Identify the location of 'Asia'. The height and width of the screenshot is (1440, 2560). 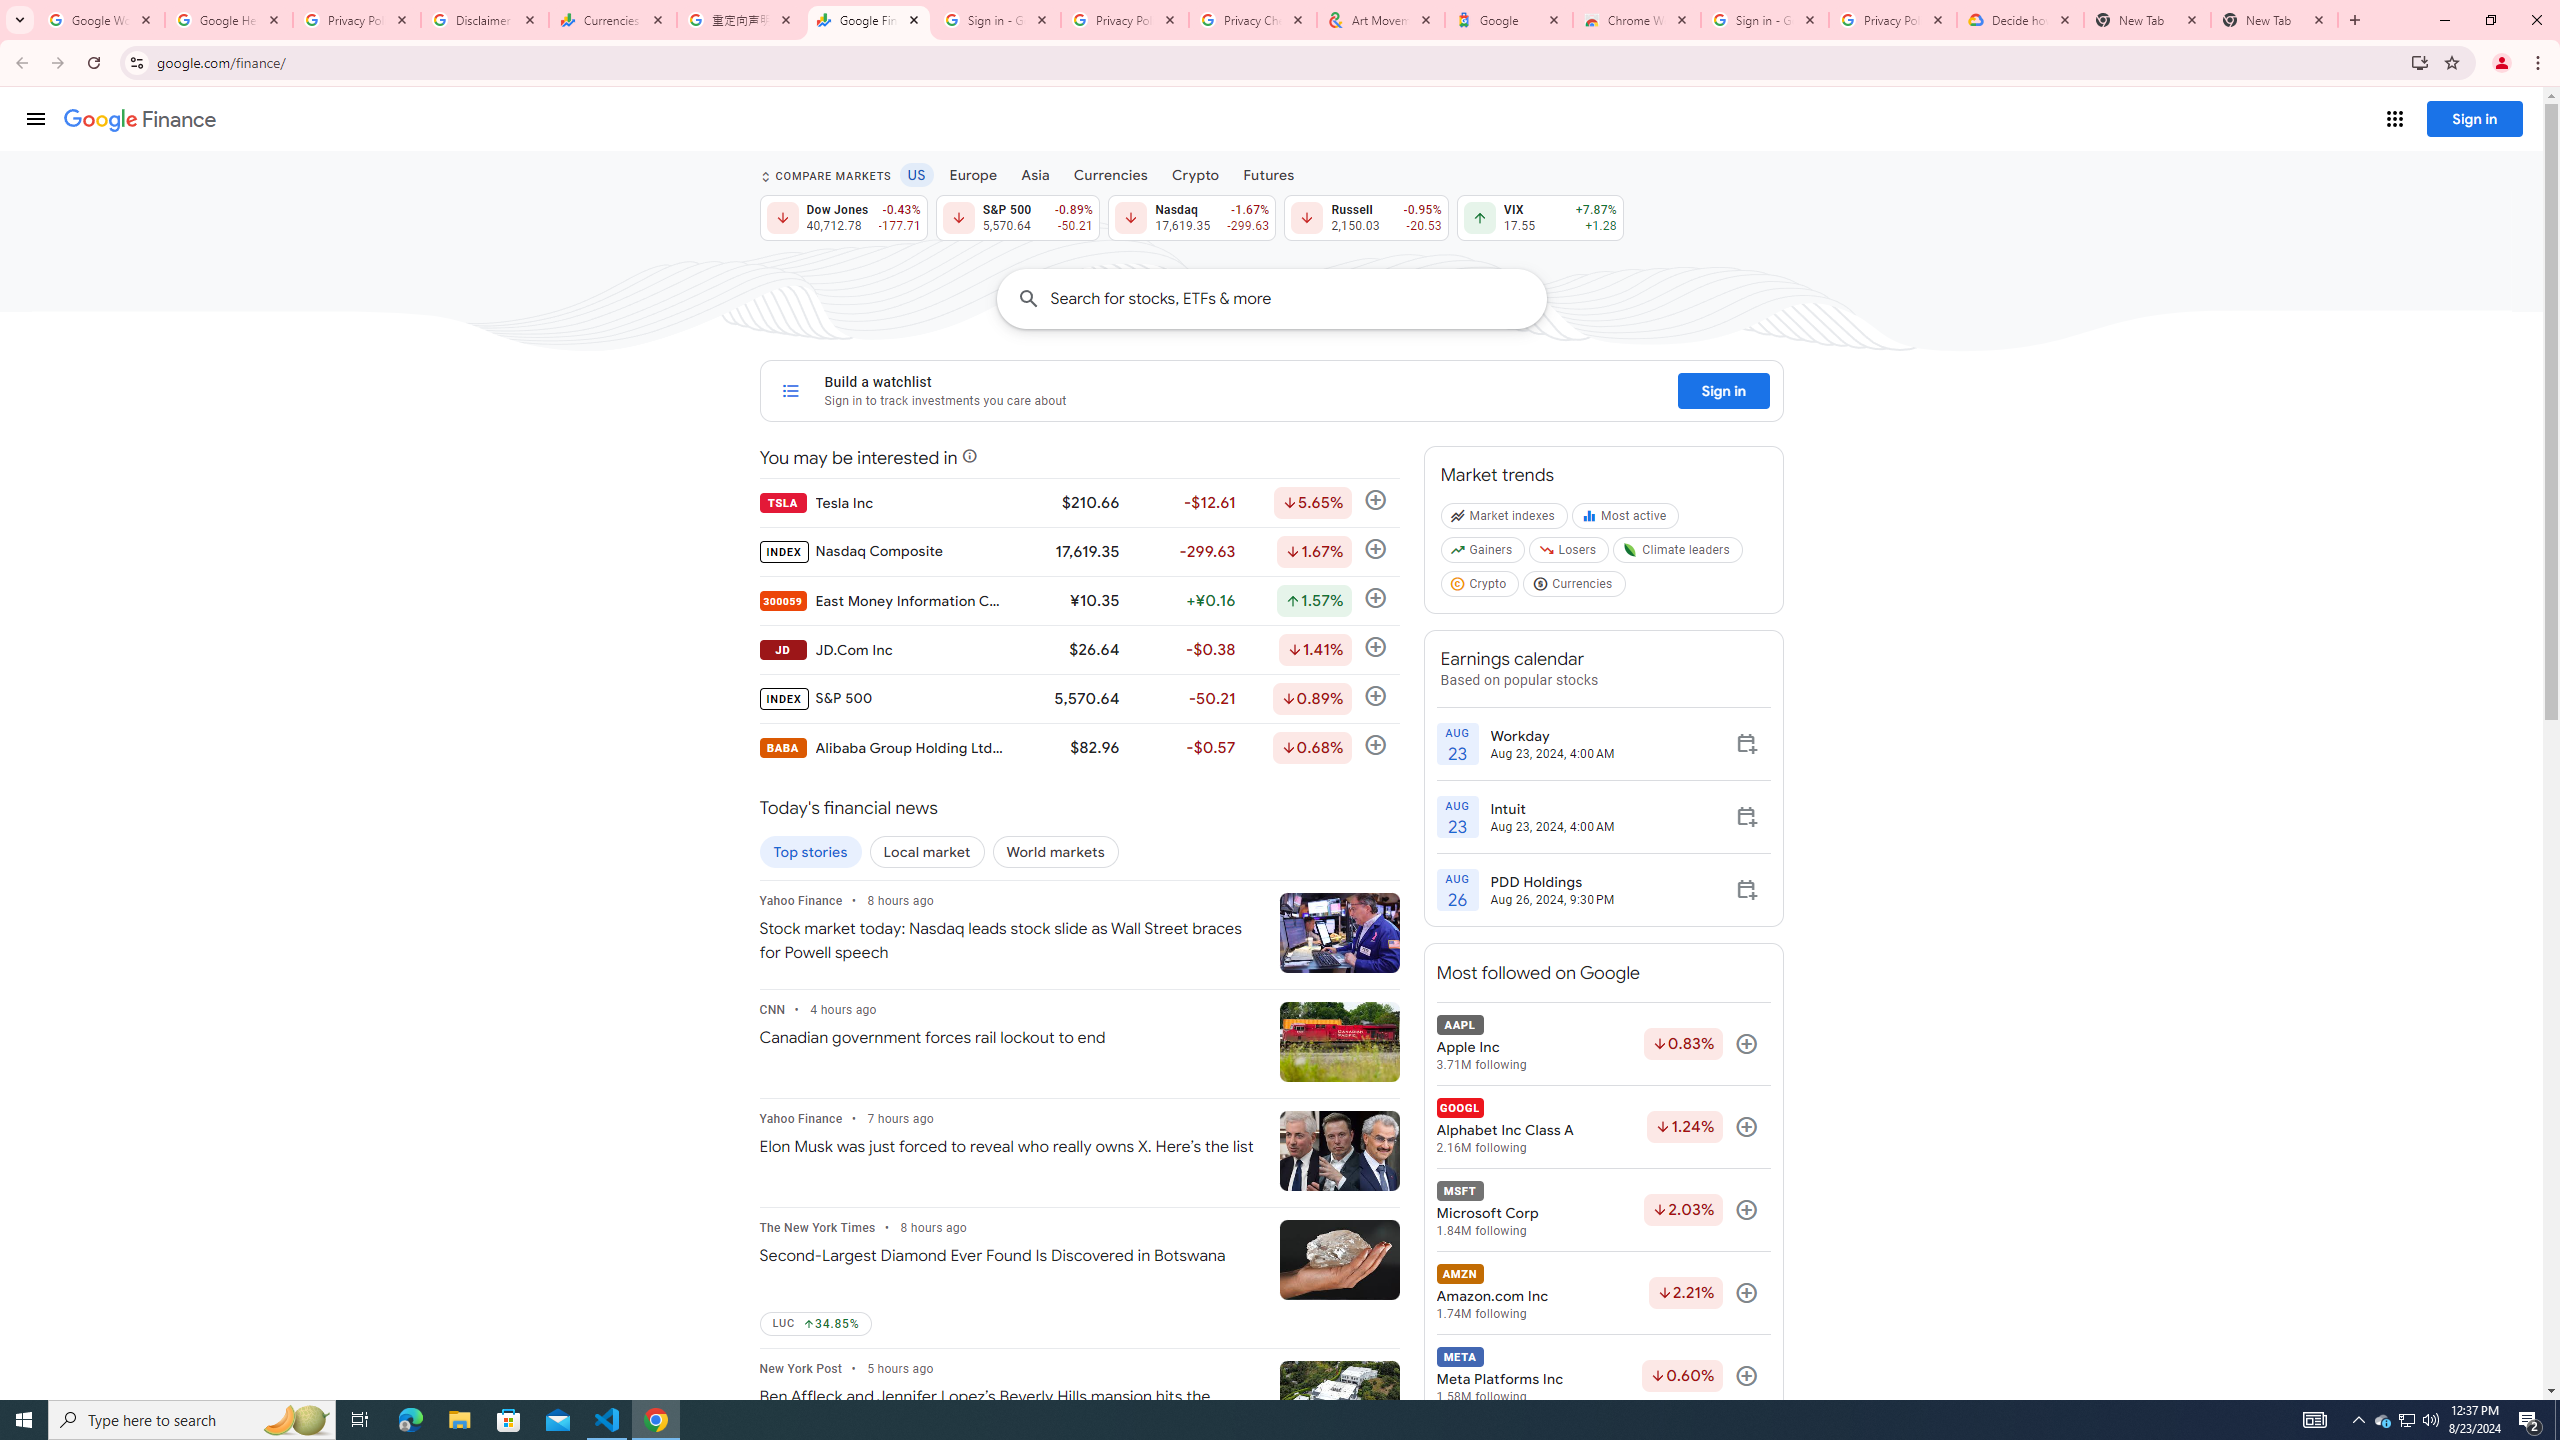
(1035, 173).